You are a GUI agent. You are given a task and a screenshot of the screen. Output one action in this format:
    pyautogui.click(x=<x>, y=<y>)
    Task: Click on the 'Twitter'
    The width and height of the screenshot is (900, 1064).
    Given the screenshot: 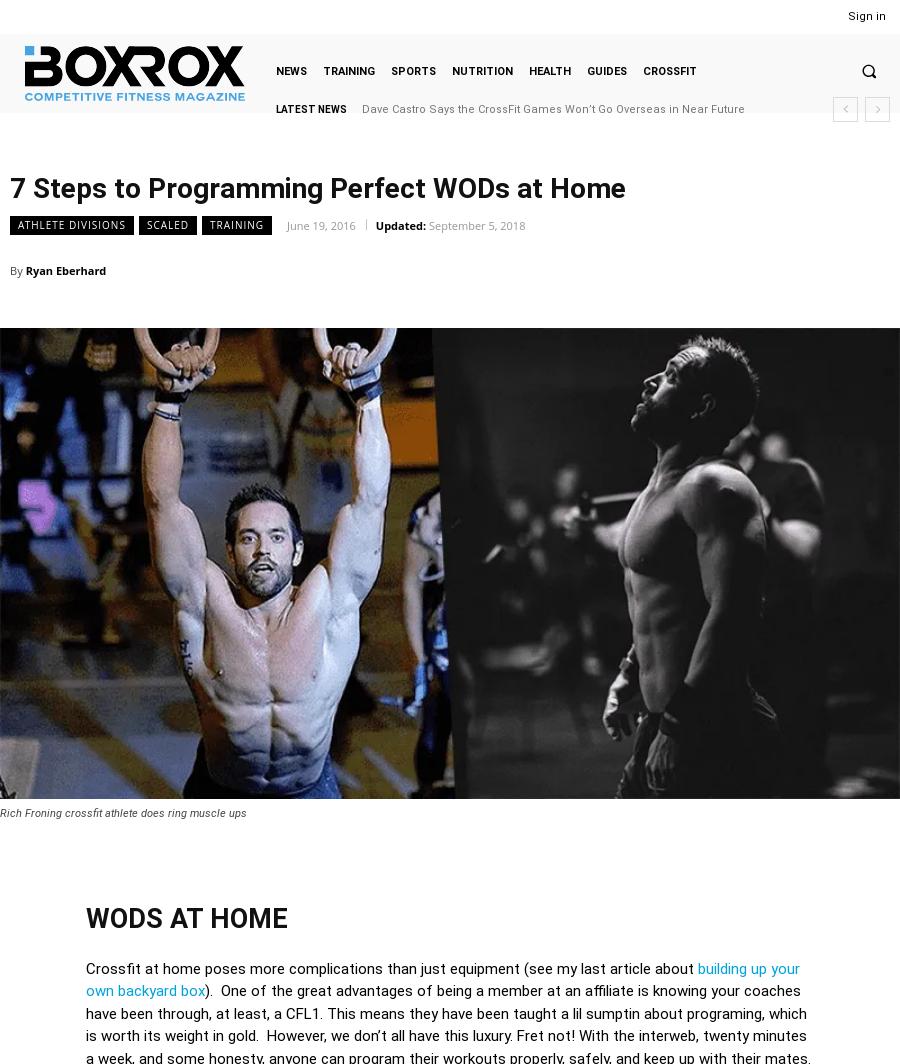 What is the action you would take?
    pyautogui.click(x=609, y=268)
    